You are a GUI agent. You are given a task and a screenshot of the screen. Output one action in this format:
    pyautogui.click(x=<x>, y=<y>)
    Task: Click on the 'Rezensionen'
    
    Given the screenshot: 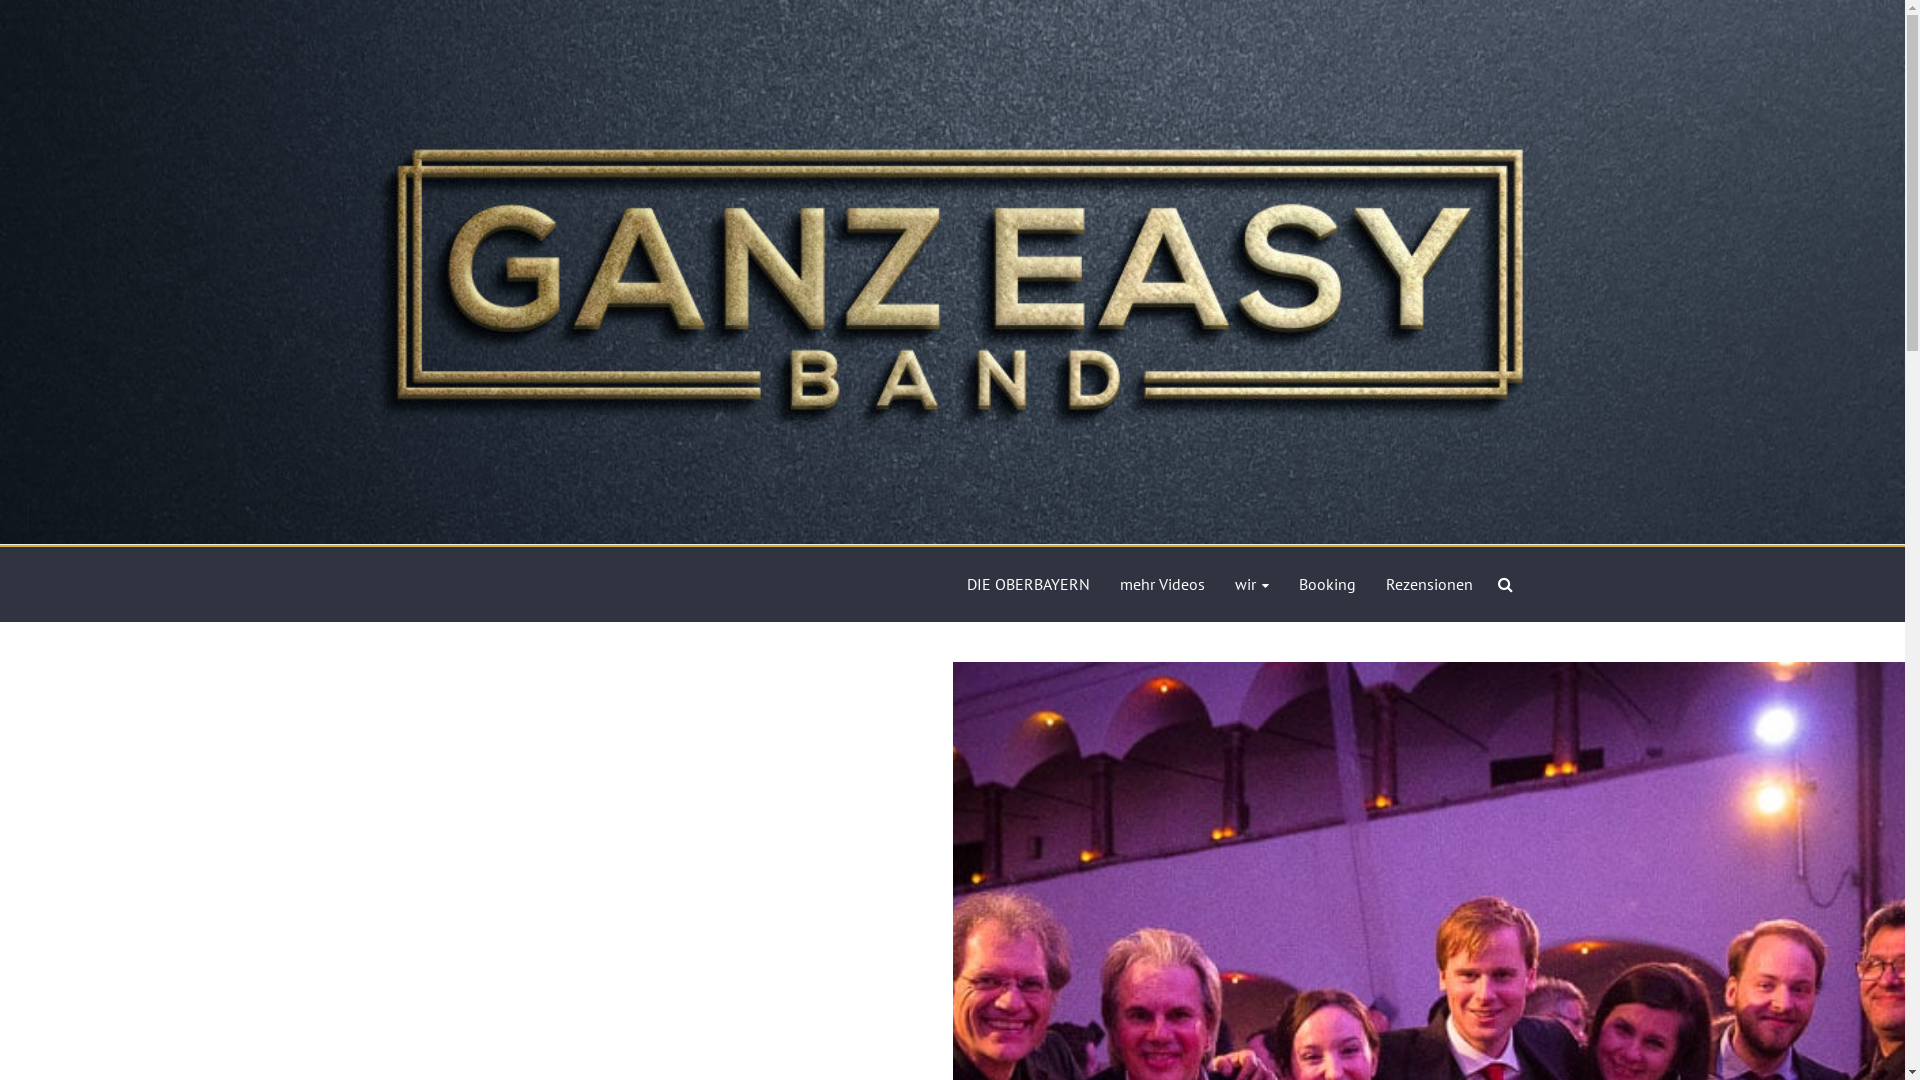 What is the action you would take?
    pyautogui.click(x=1428, y=584)
    